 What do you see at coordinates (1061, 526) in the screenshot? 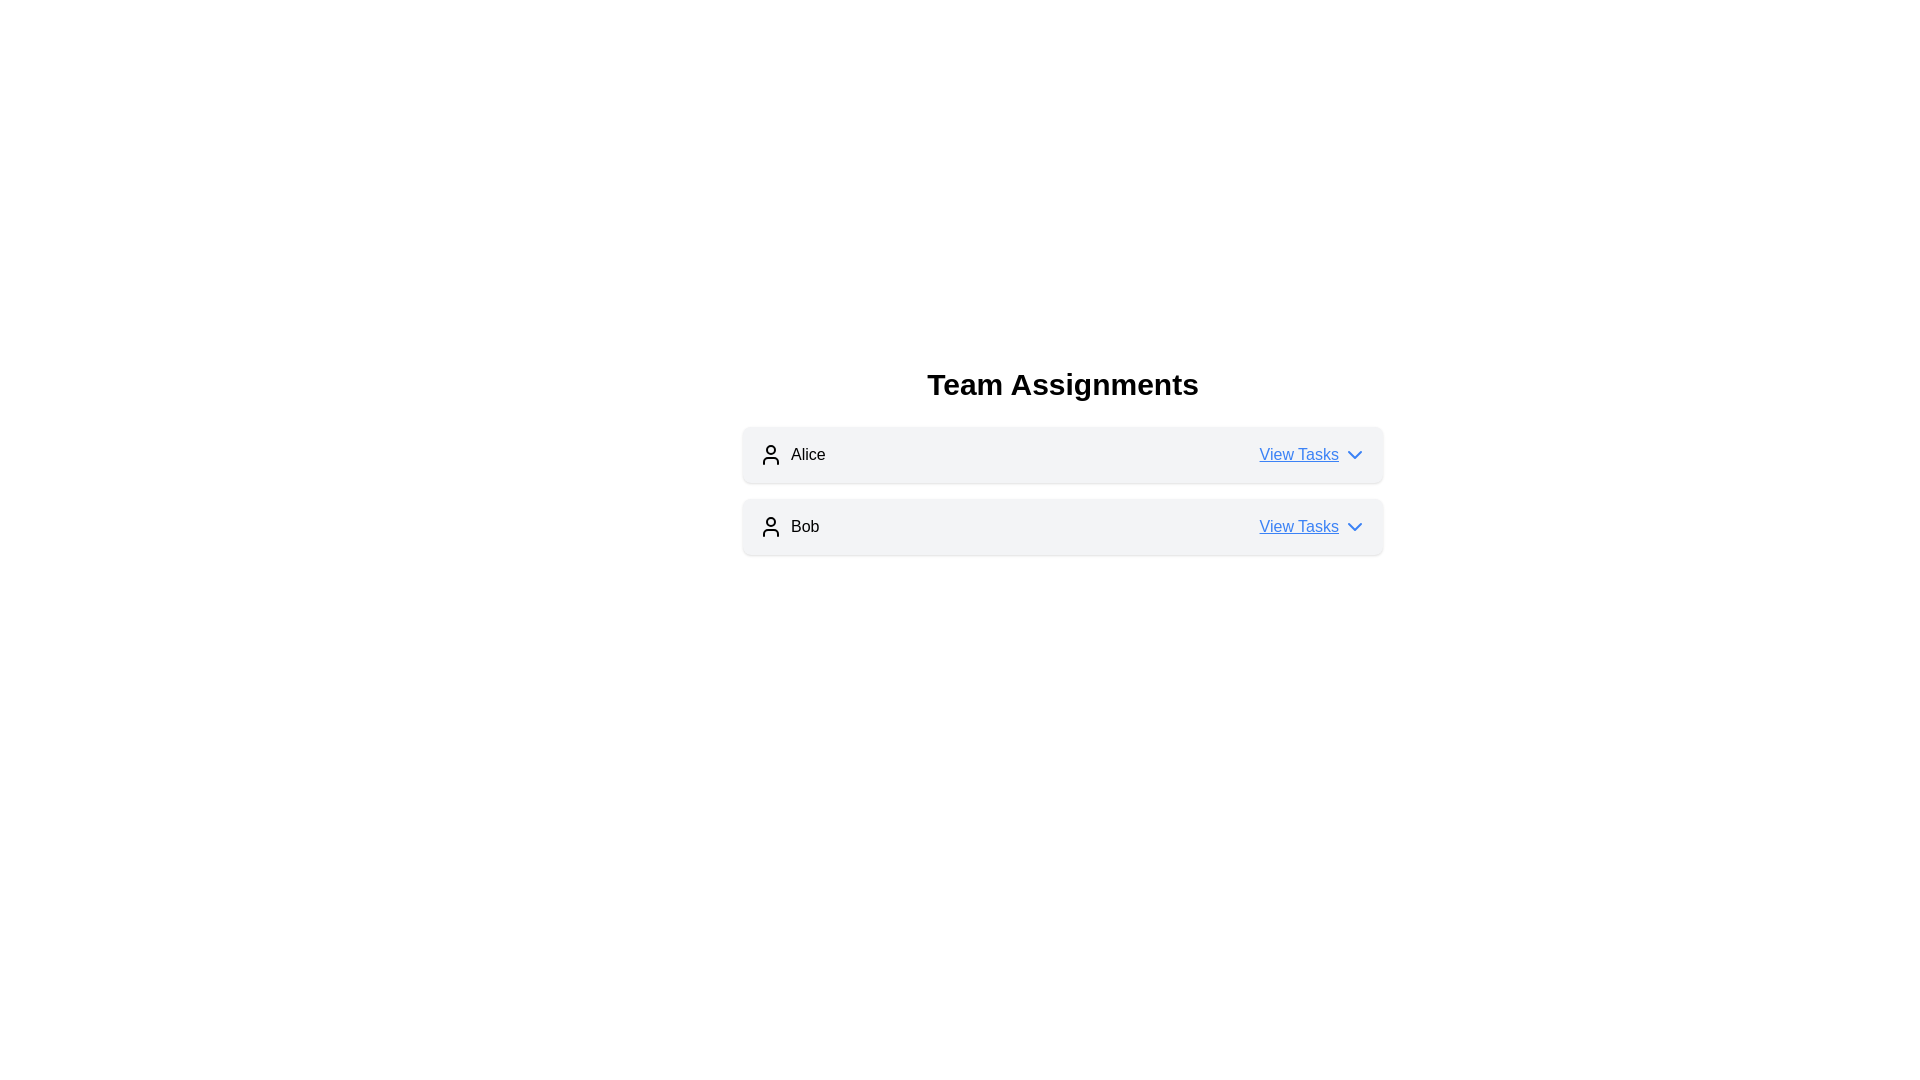
I see `the user assignment block card for 'Bob' that shows their name and provides a link to 'View Tasks', positioned below 'Alice' in the 'Team Assignments' section` at bounding box center [1061, 526].